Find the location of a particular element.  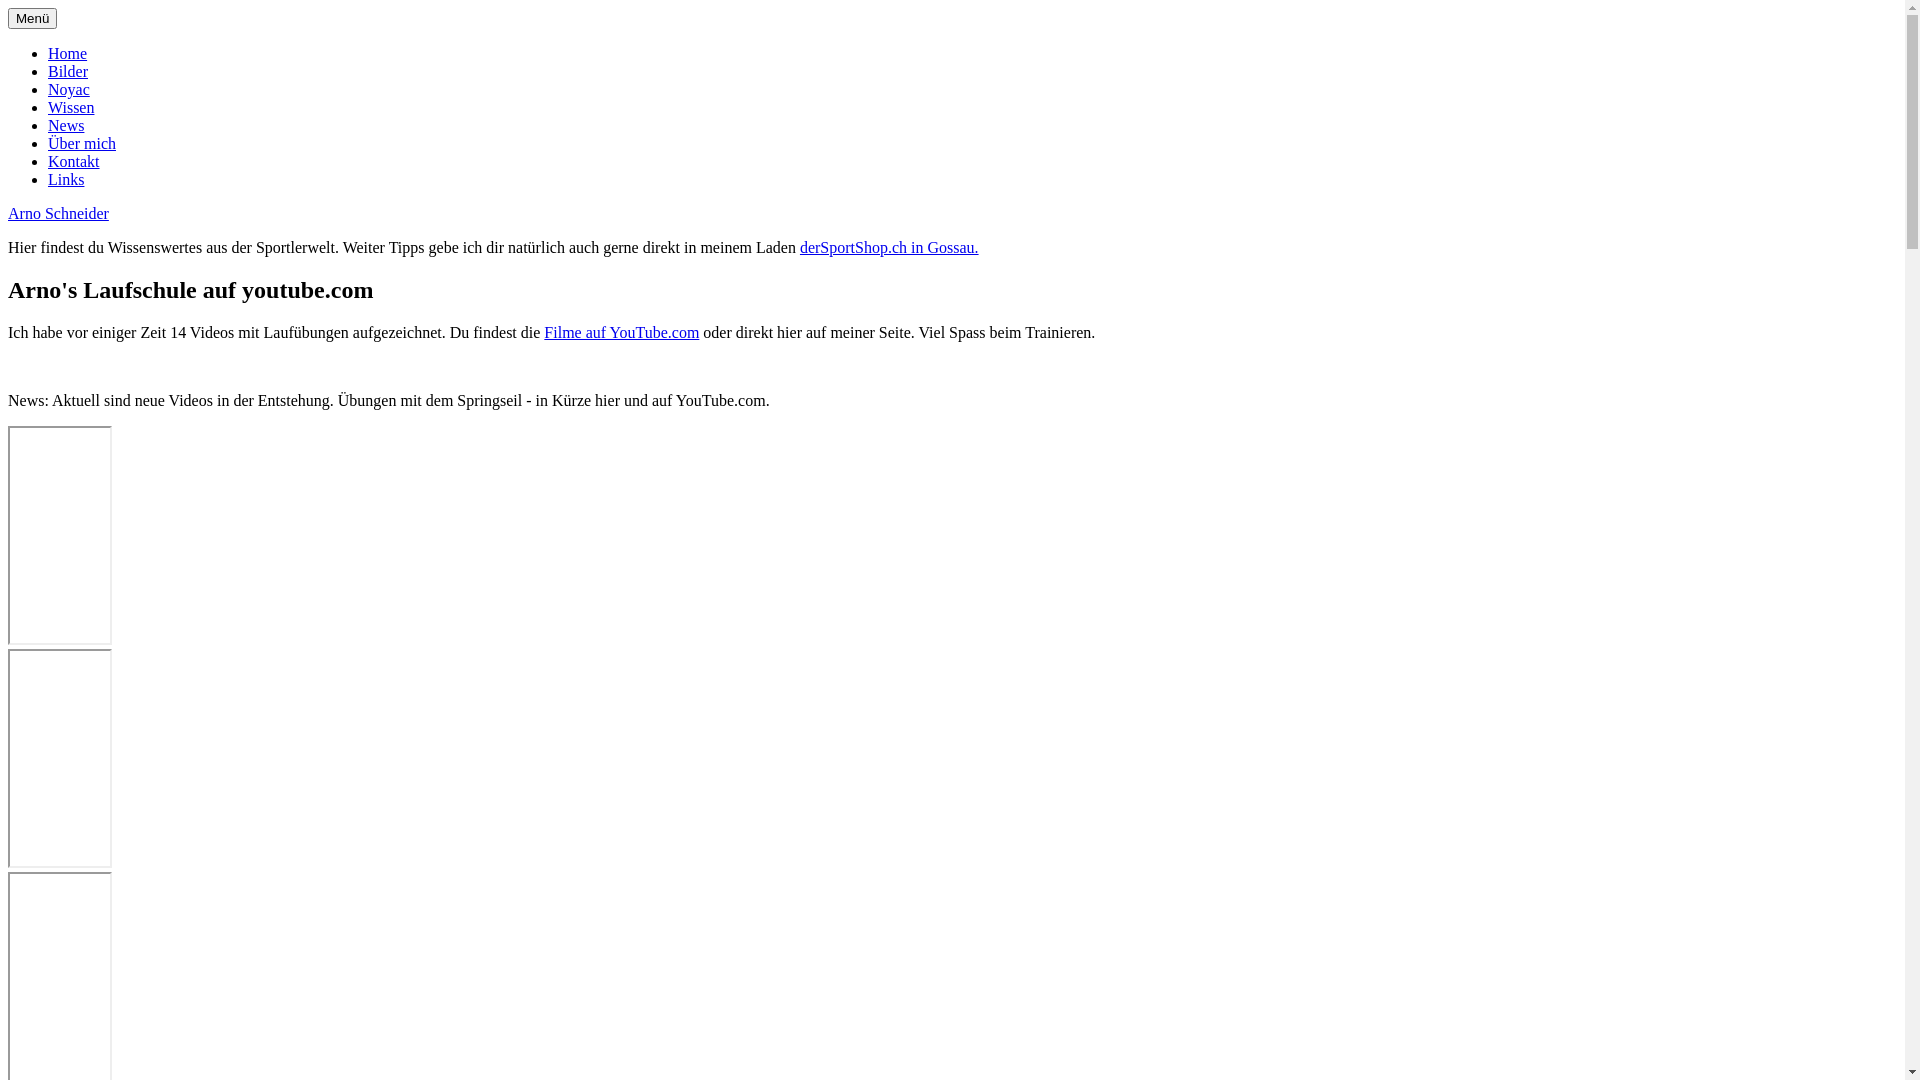

'Kontakt' is located at coordinates (73, 160).